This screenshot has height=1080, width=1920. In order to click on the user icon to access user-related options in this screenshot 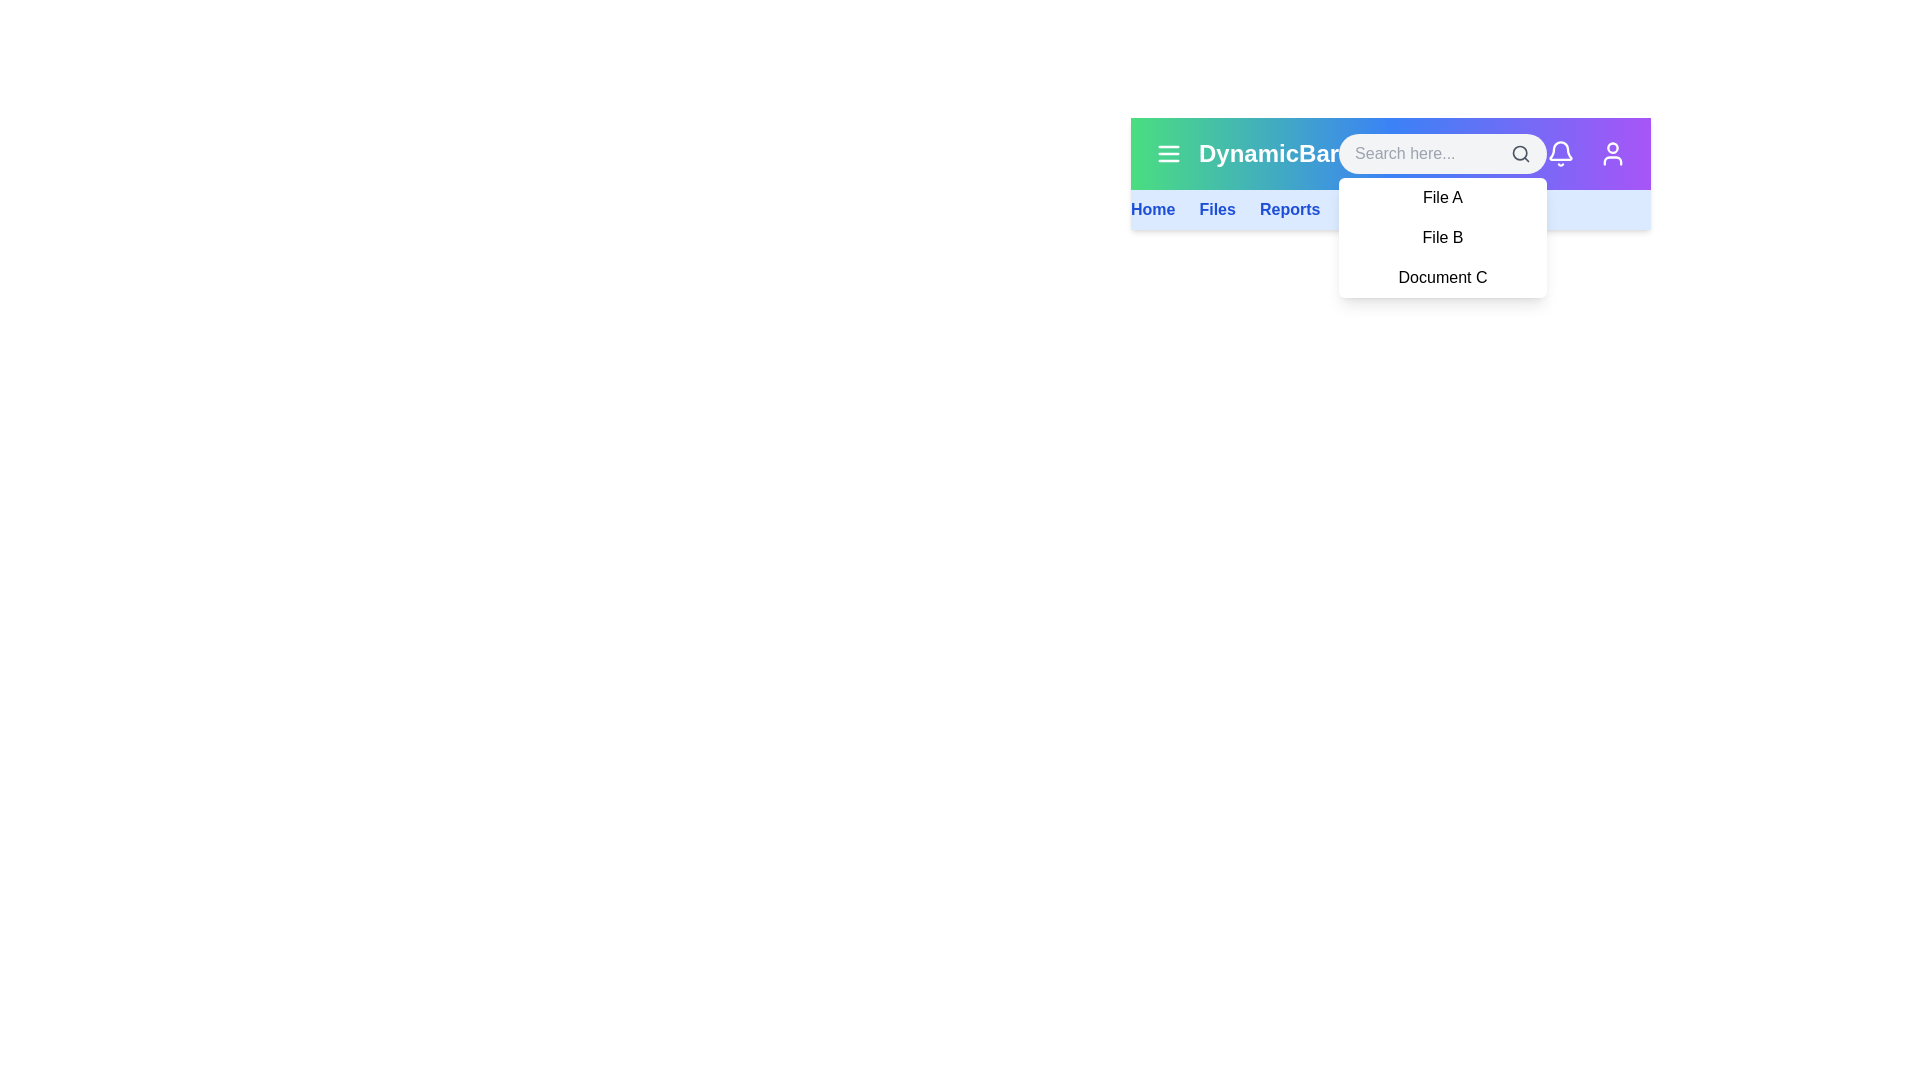, I will do `click(1612, 153)`.